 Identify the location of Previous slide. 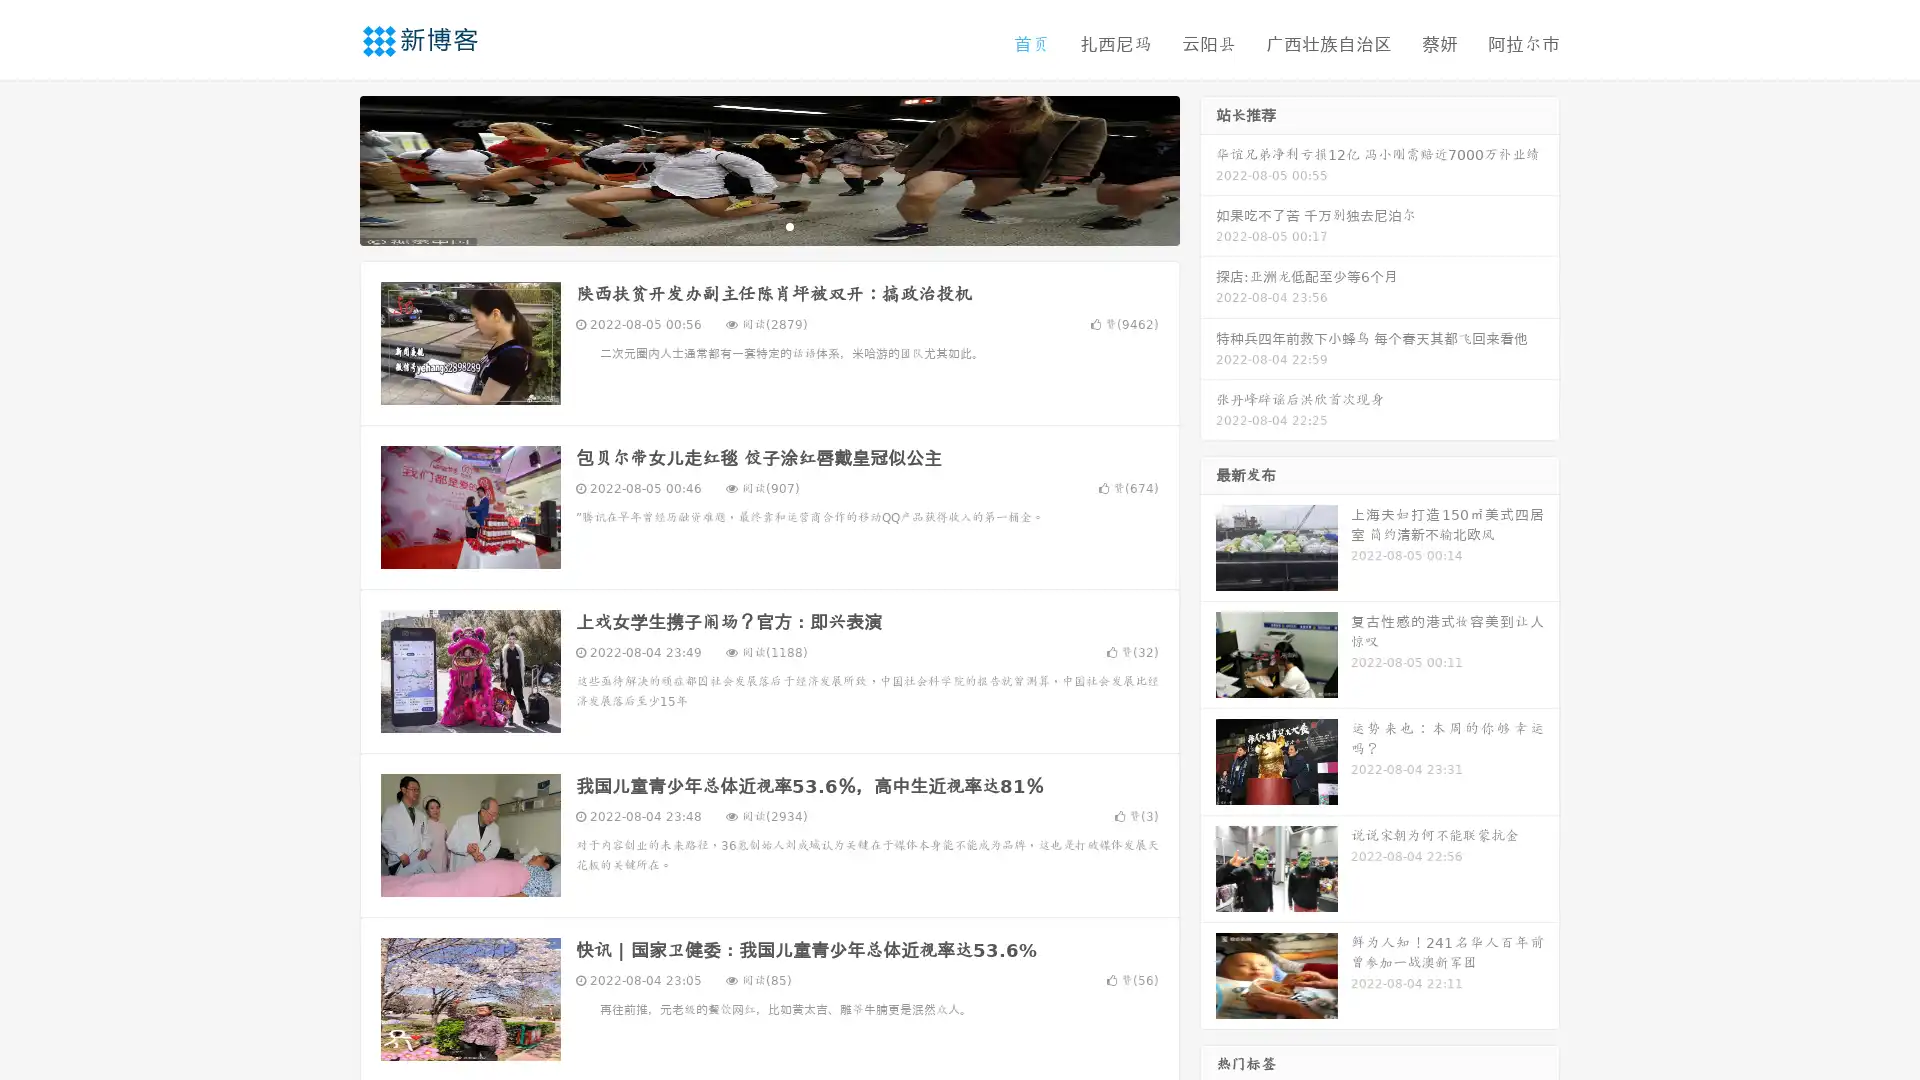
(330, 168).